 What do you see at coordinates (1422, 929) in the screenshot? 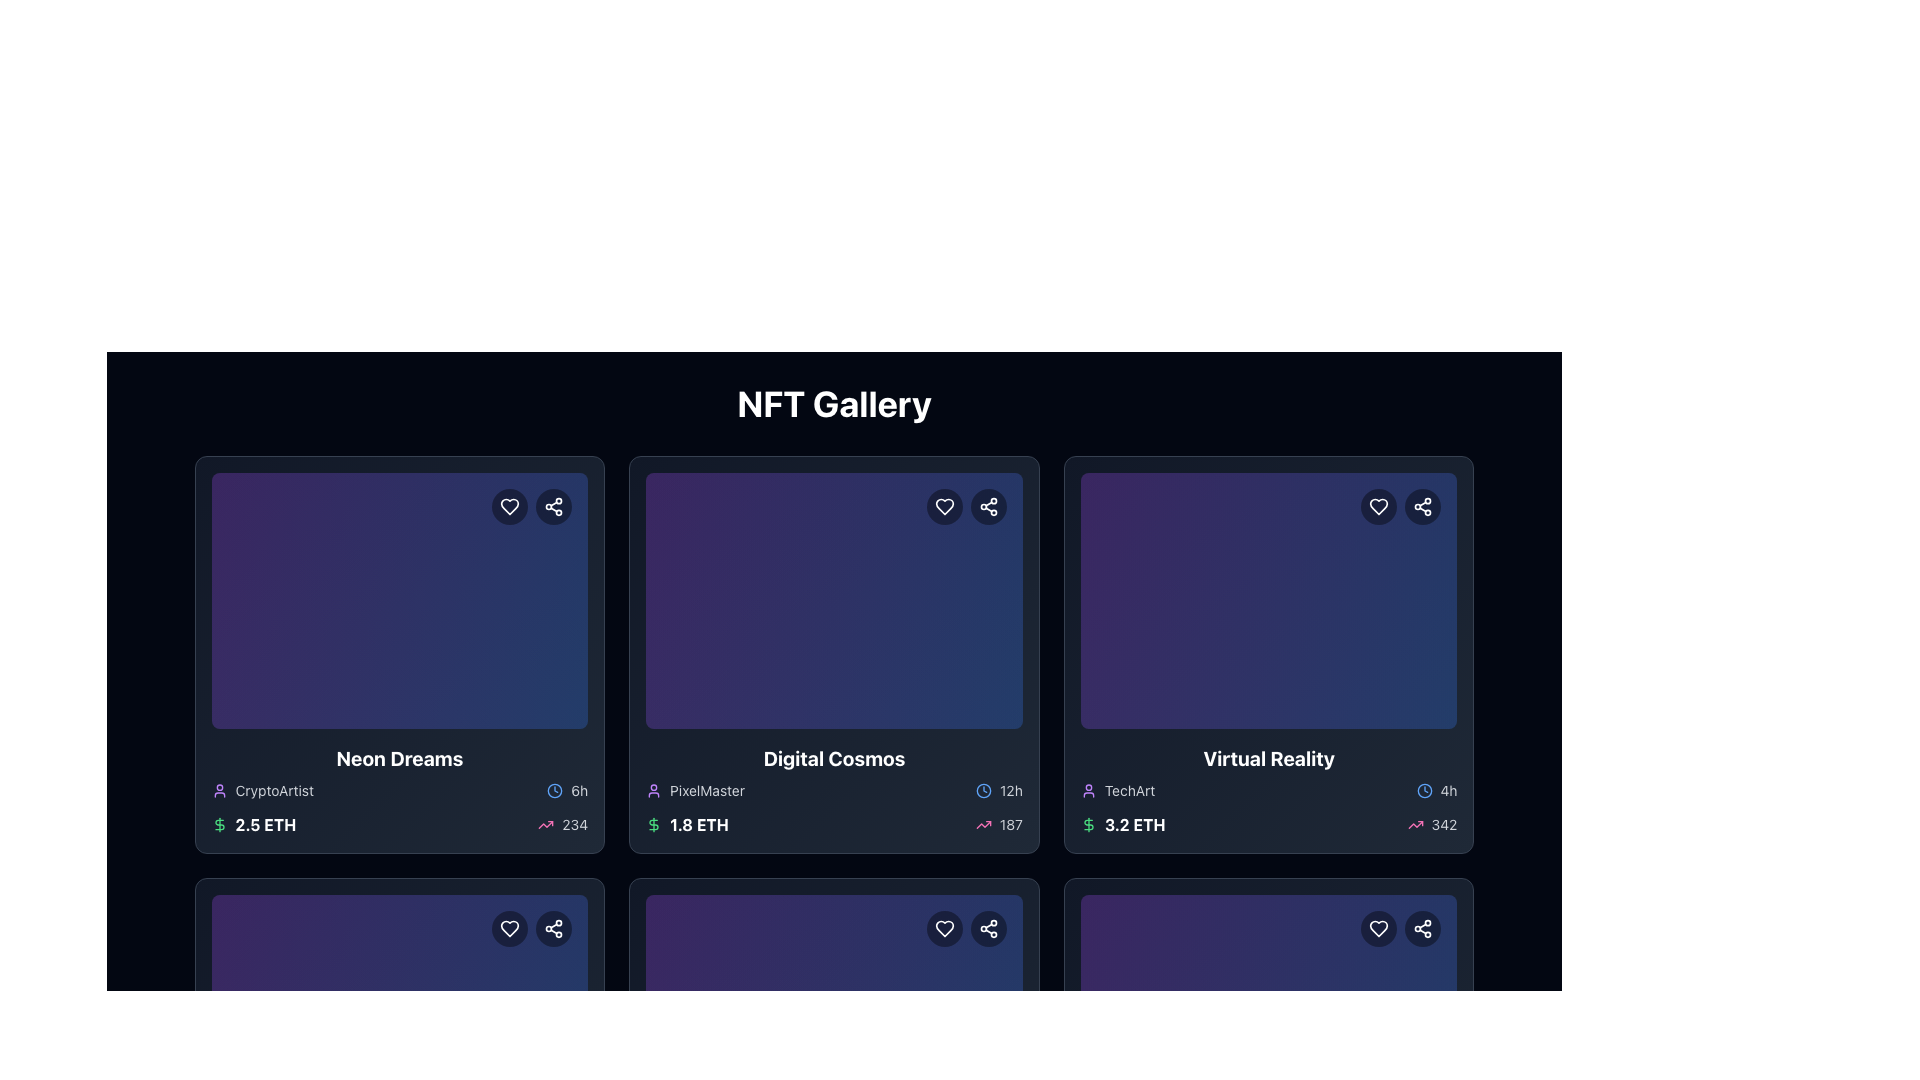
I see `the circular interactive button with a share icon, which features a dark background and a white share icon, located at the top-right region of the card, adjacent to a heart-shaped button` at bounding box center [1422, 929].